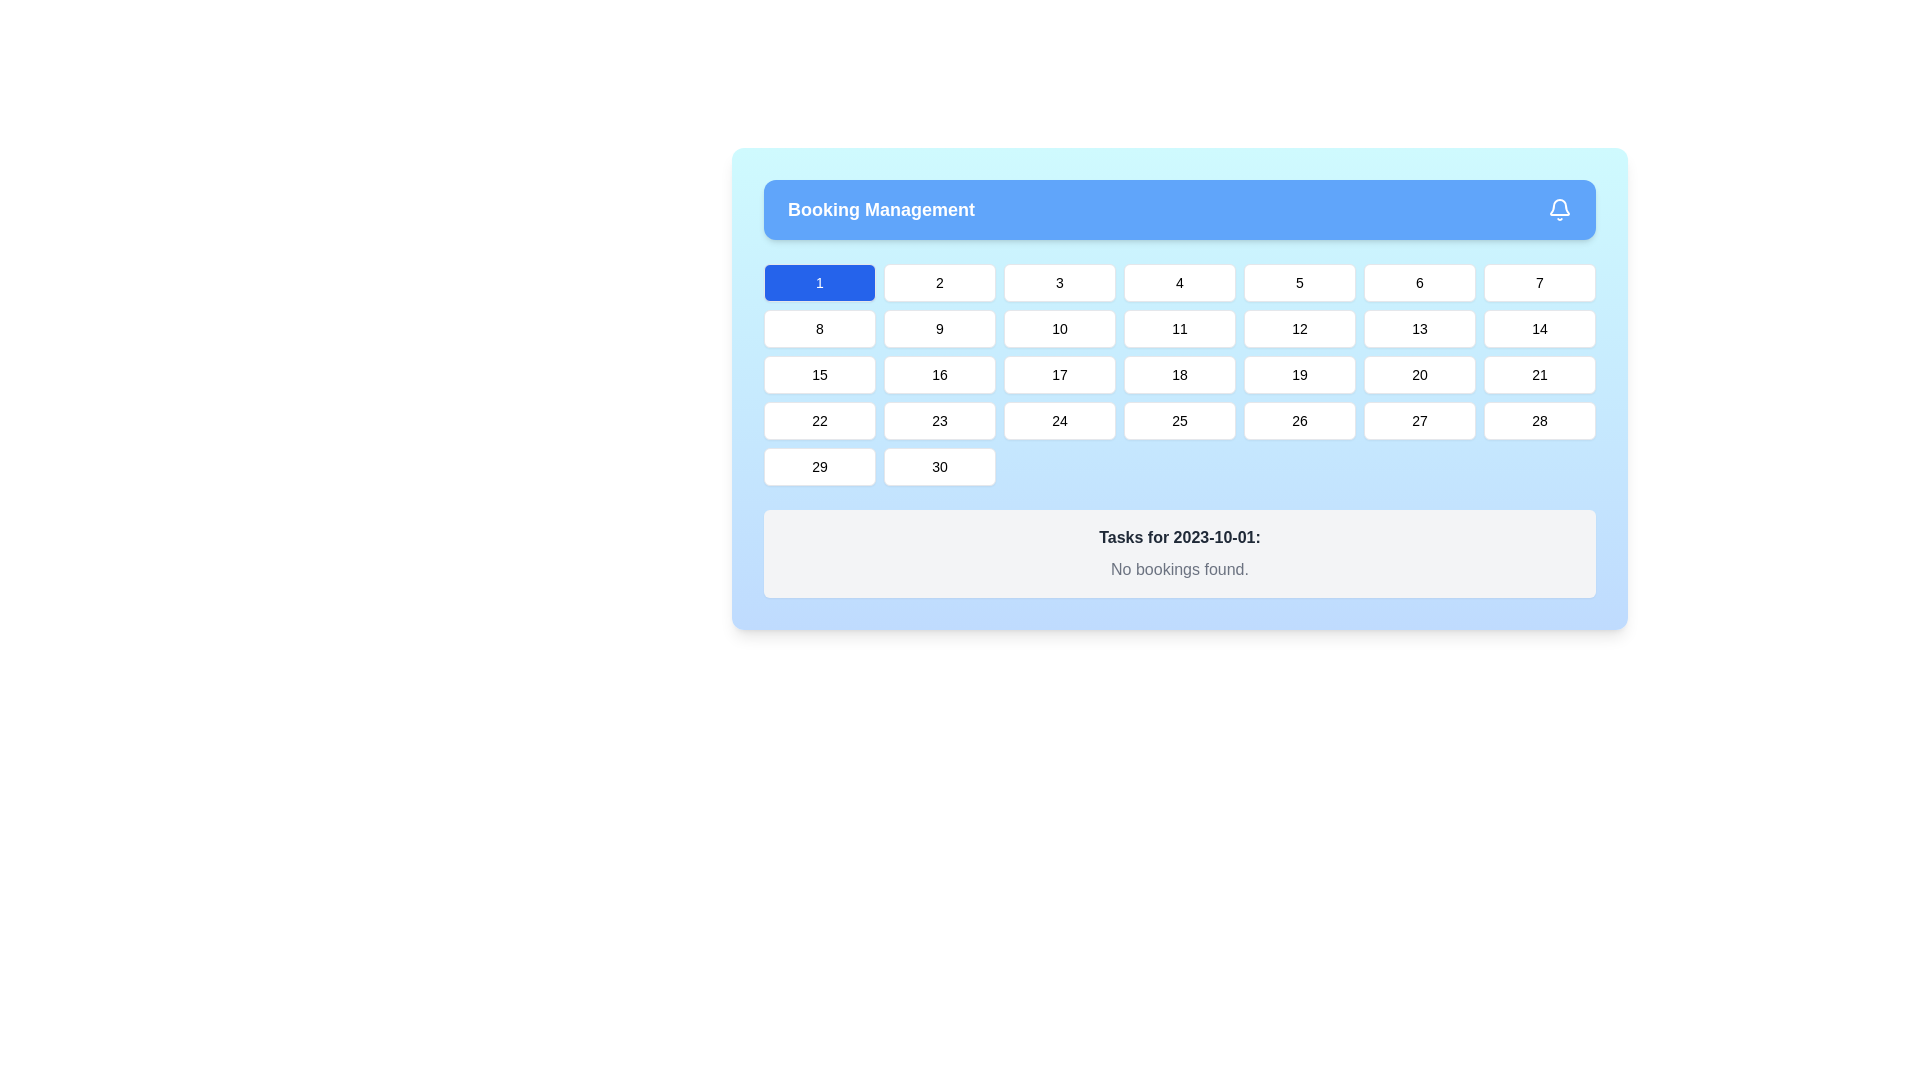 The height and width of the screenshot is (1080, 1920). What do you see at coordinates (820, 419) in the screenshot?
I see `the button representing the date '22' in the fourth row and first column of the grid layout for additional interaction or visual feedback` at bounding box center [820, 419].